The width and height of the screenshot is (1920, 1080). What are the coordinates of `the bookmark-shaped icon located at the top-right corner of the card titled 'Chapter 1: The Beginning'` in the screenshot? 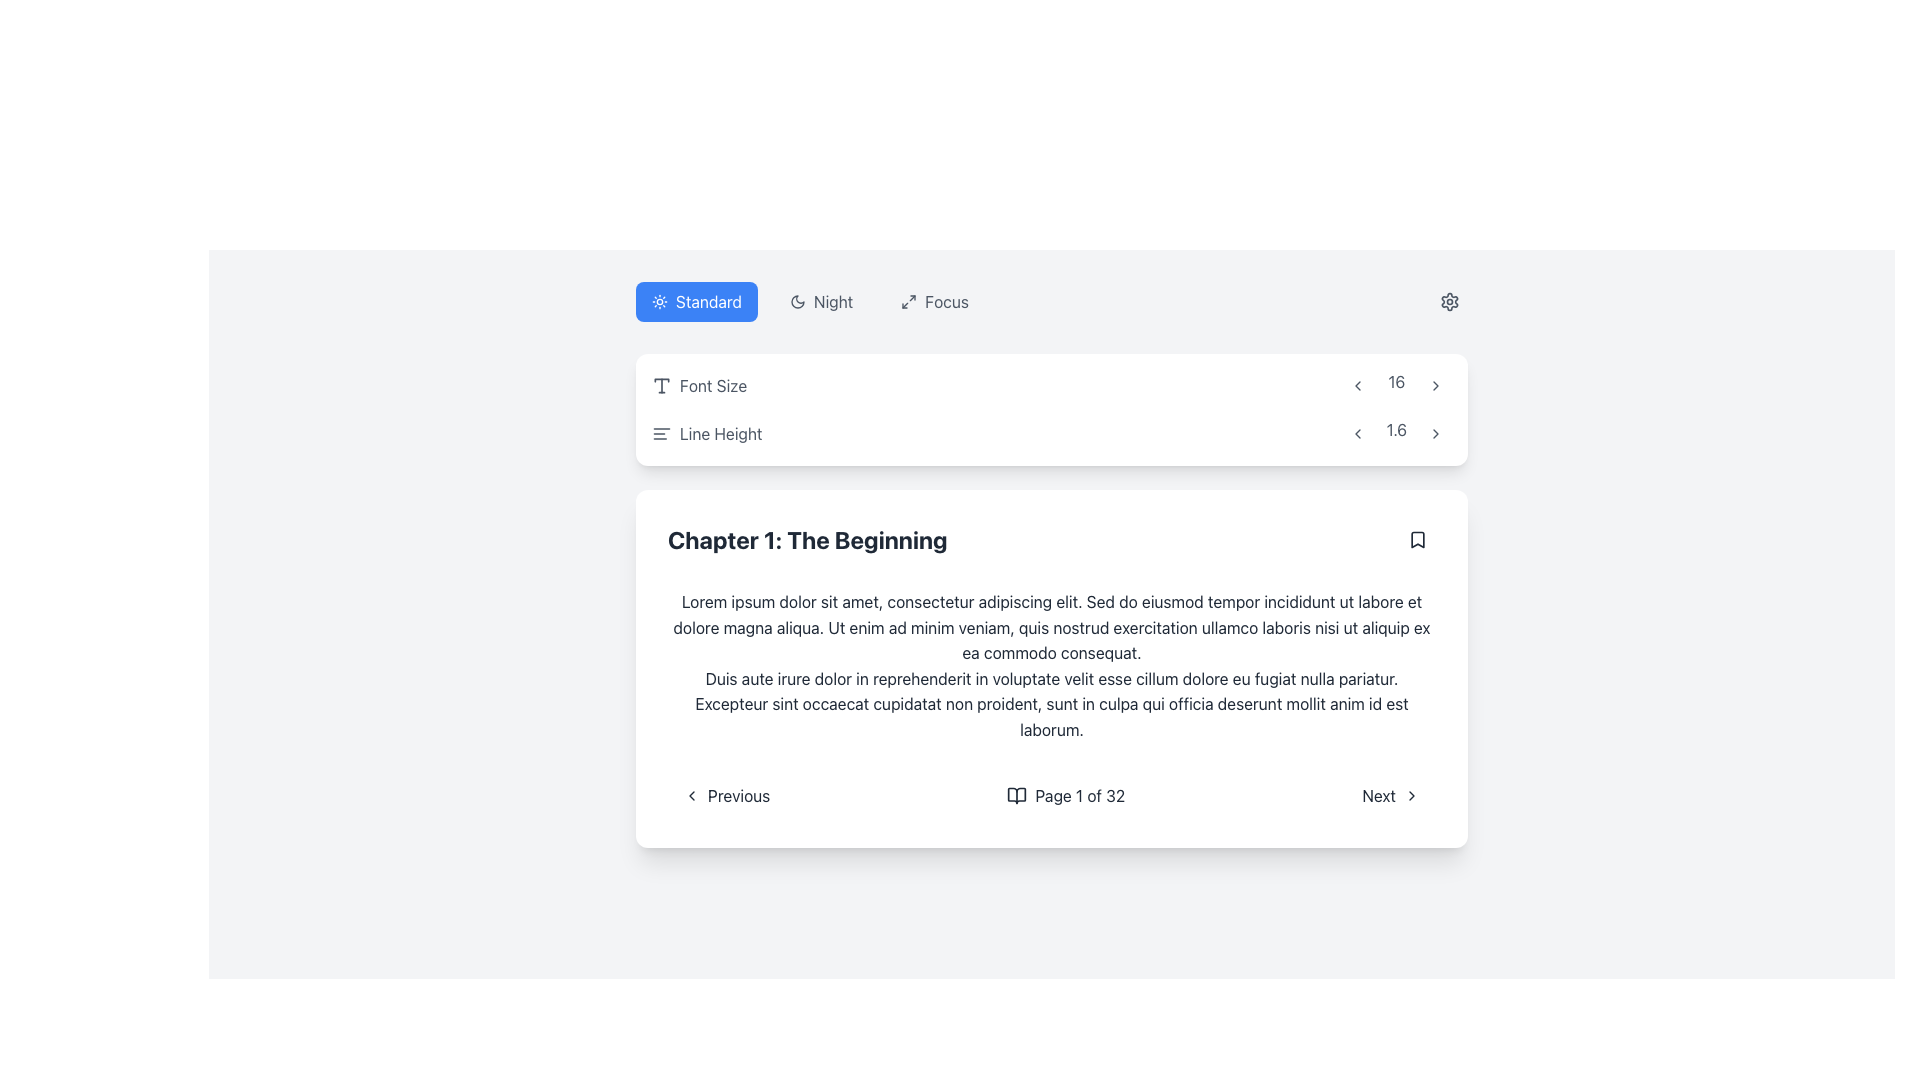 It's located at (1416, 540).